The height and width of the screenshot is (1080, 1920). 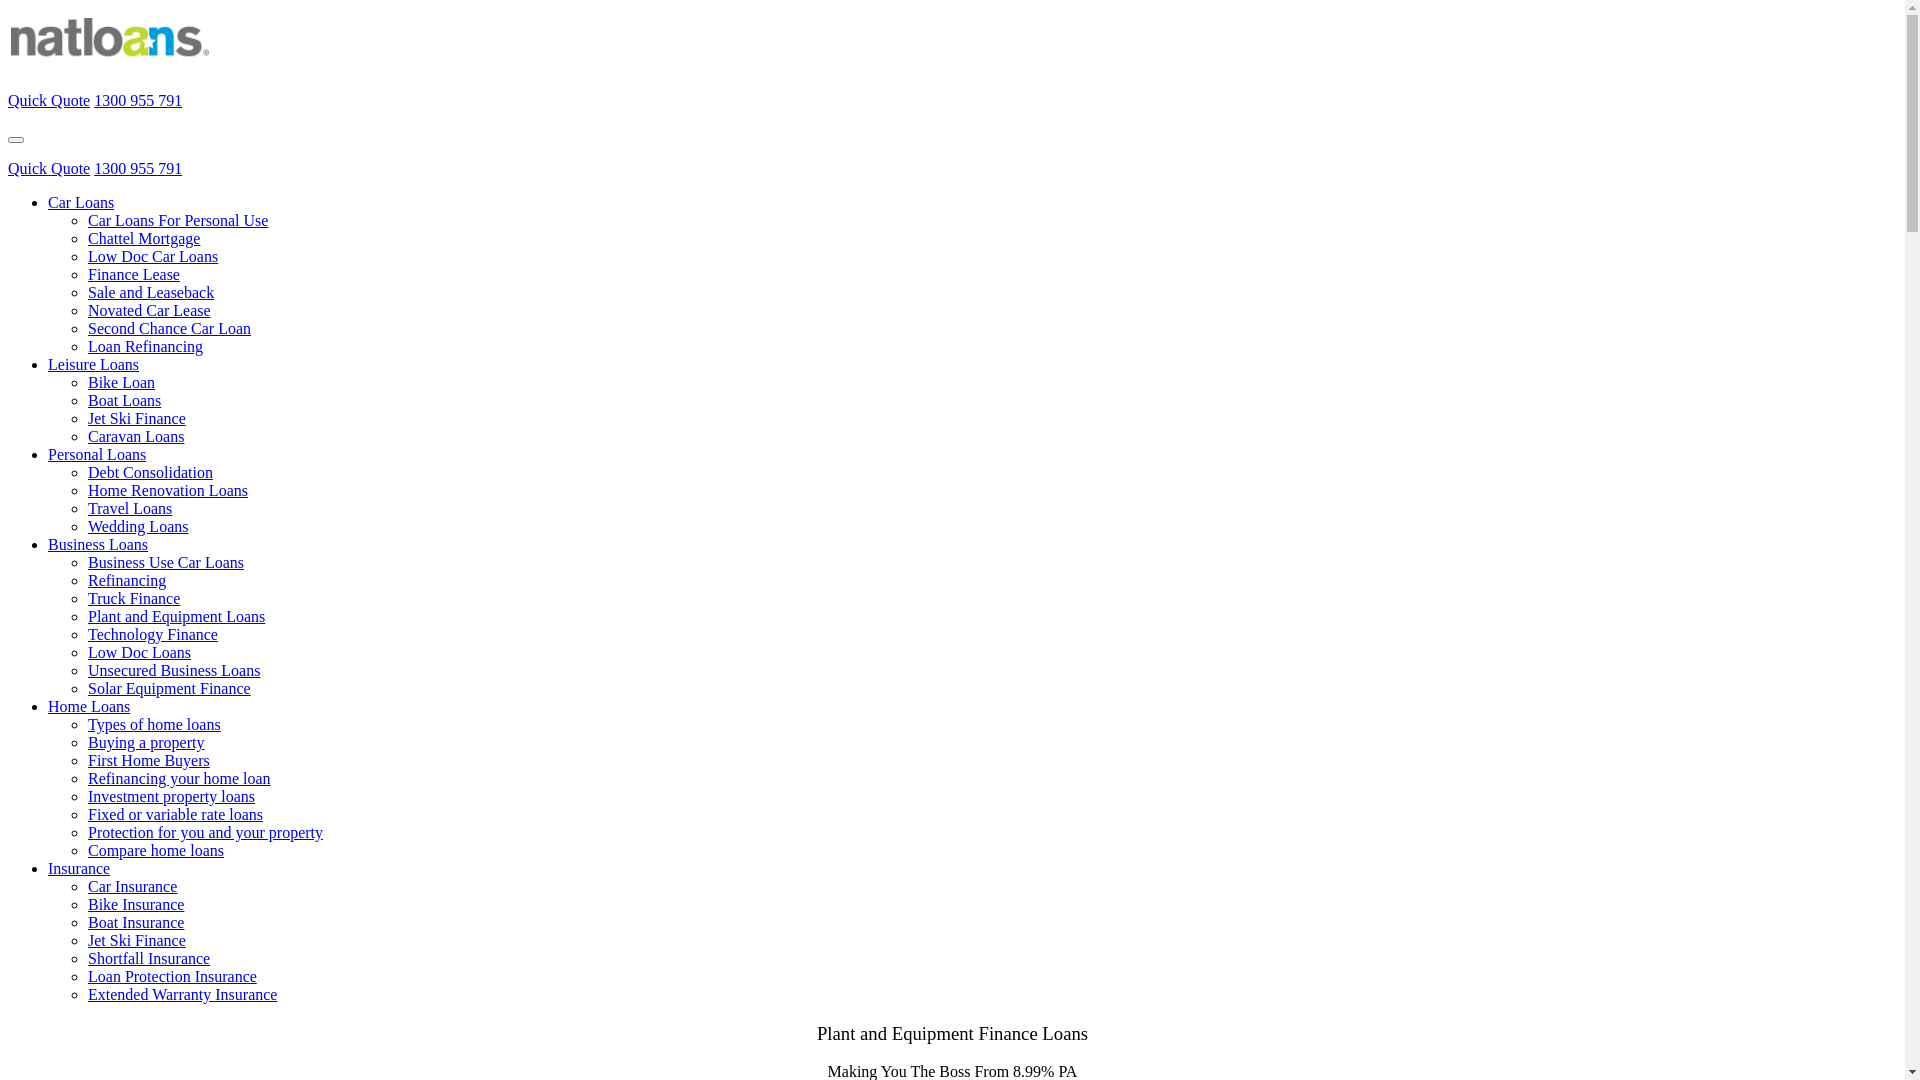 What do you see at coordinates (152, 634) in the screenshot?
I see `'Technology Finance'` at bounding box center [152, 634].